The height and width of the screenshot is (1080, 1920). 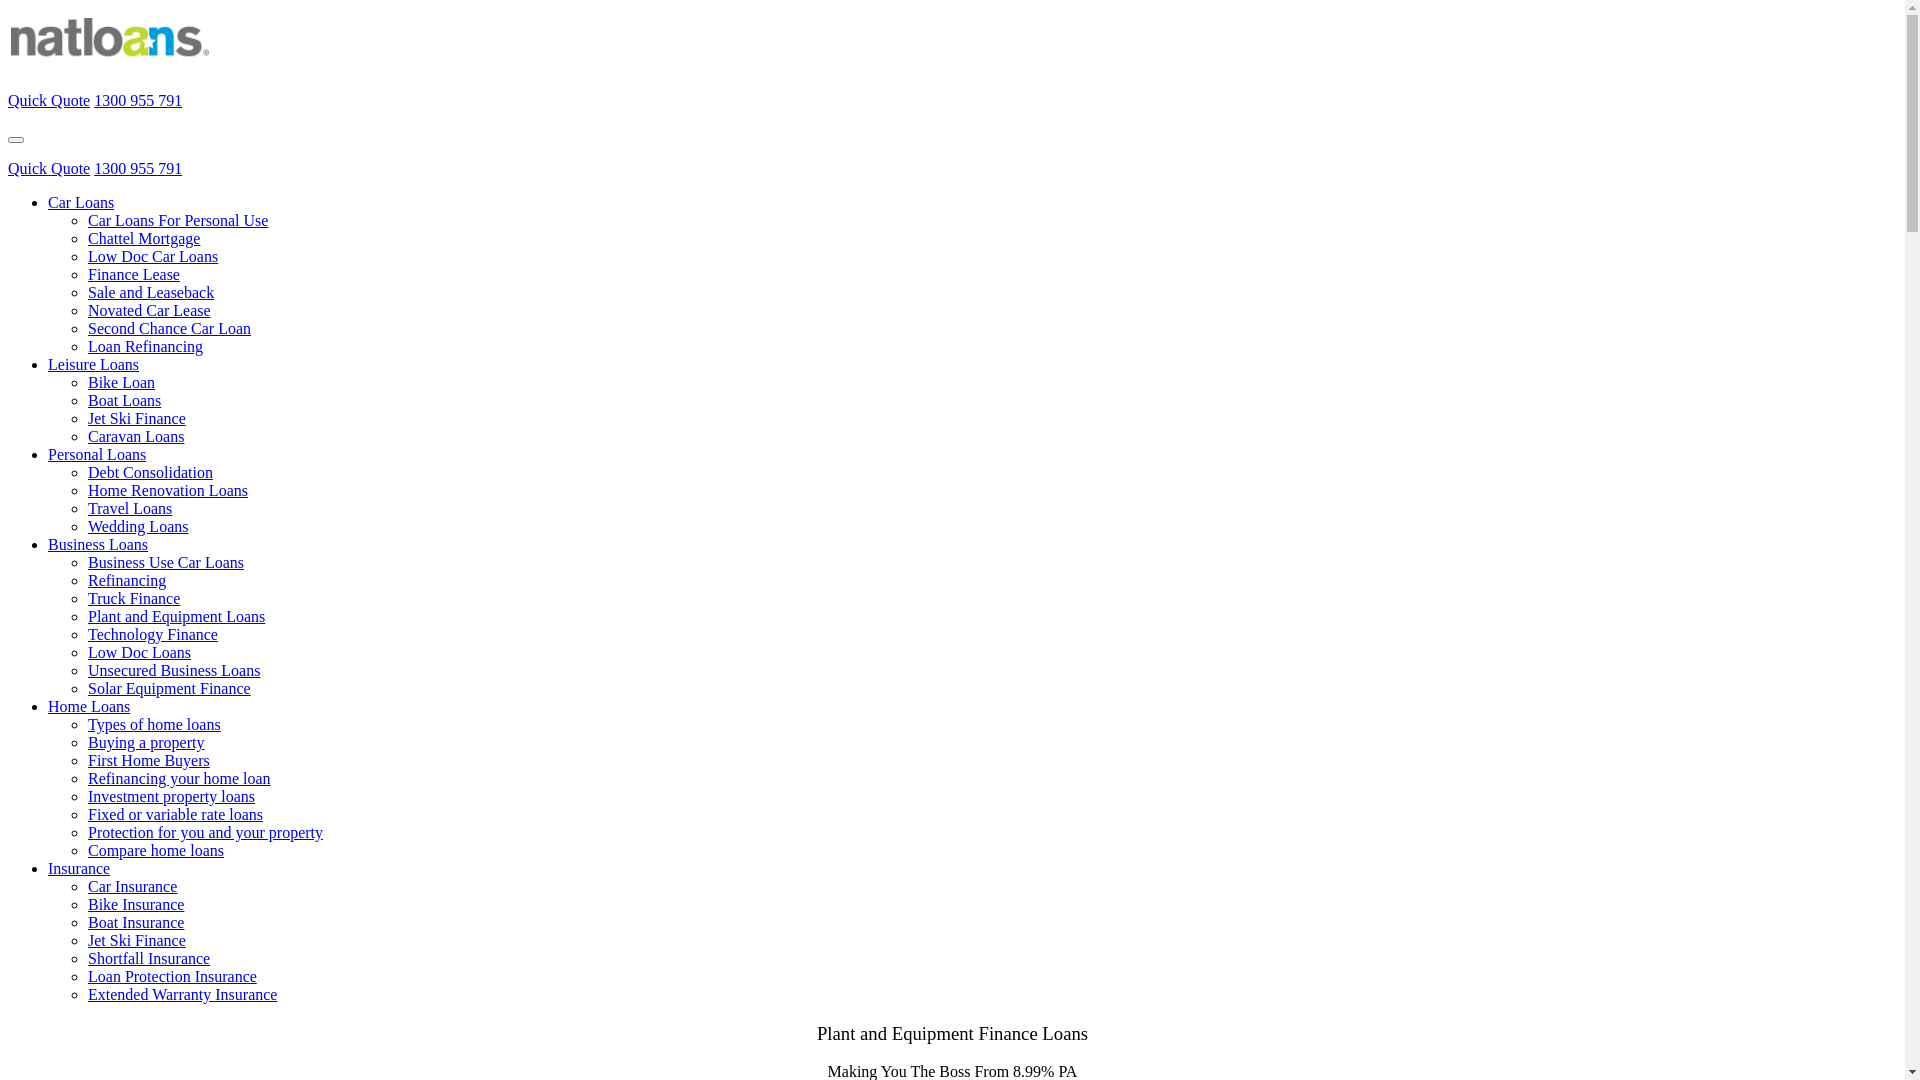 What do you see at coordinates (152, 634) in the screenshot?
I see `'Technology Finance'` at bounding box center [152, 634].